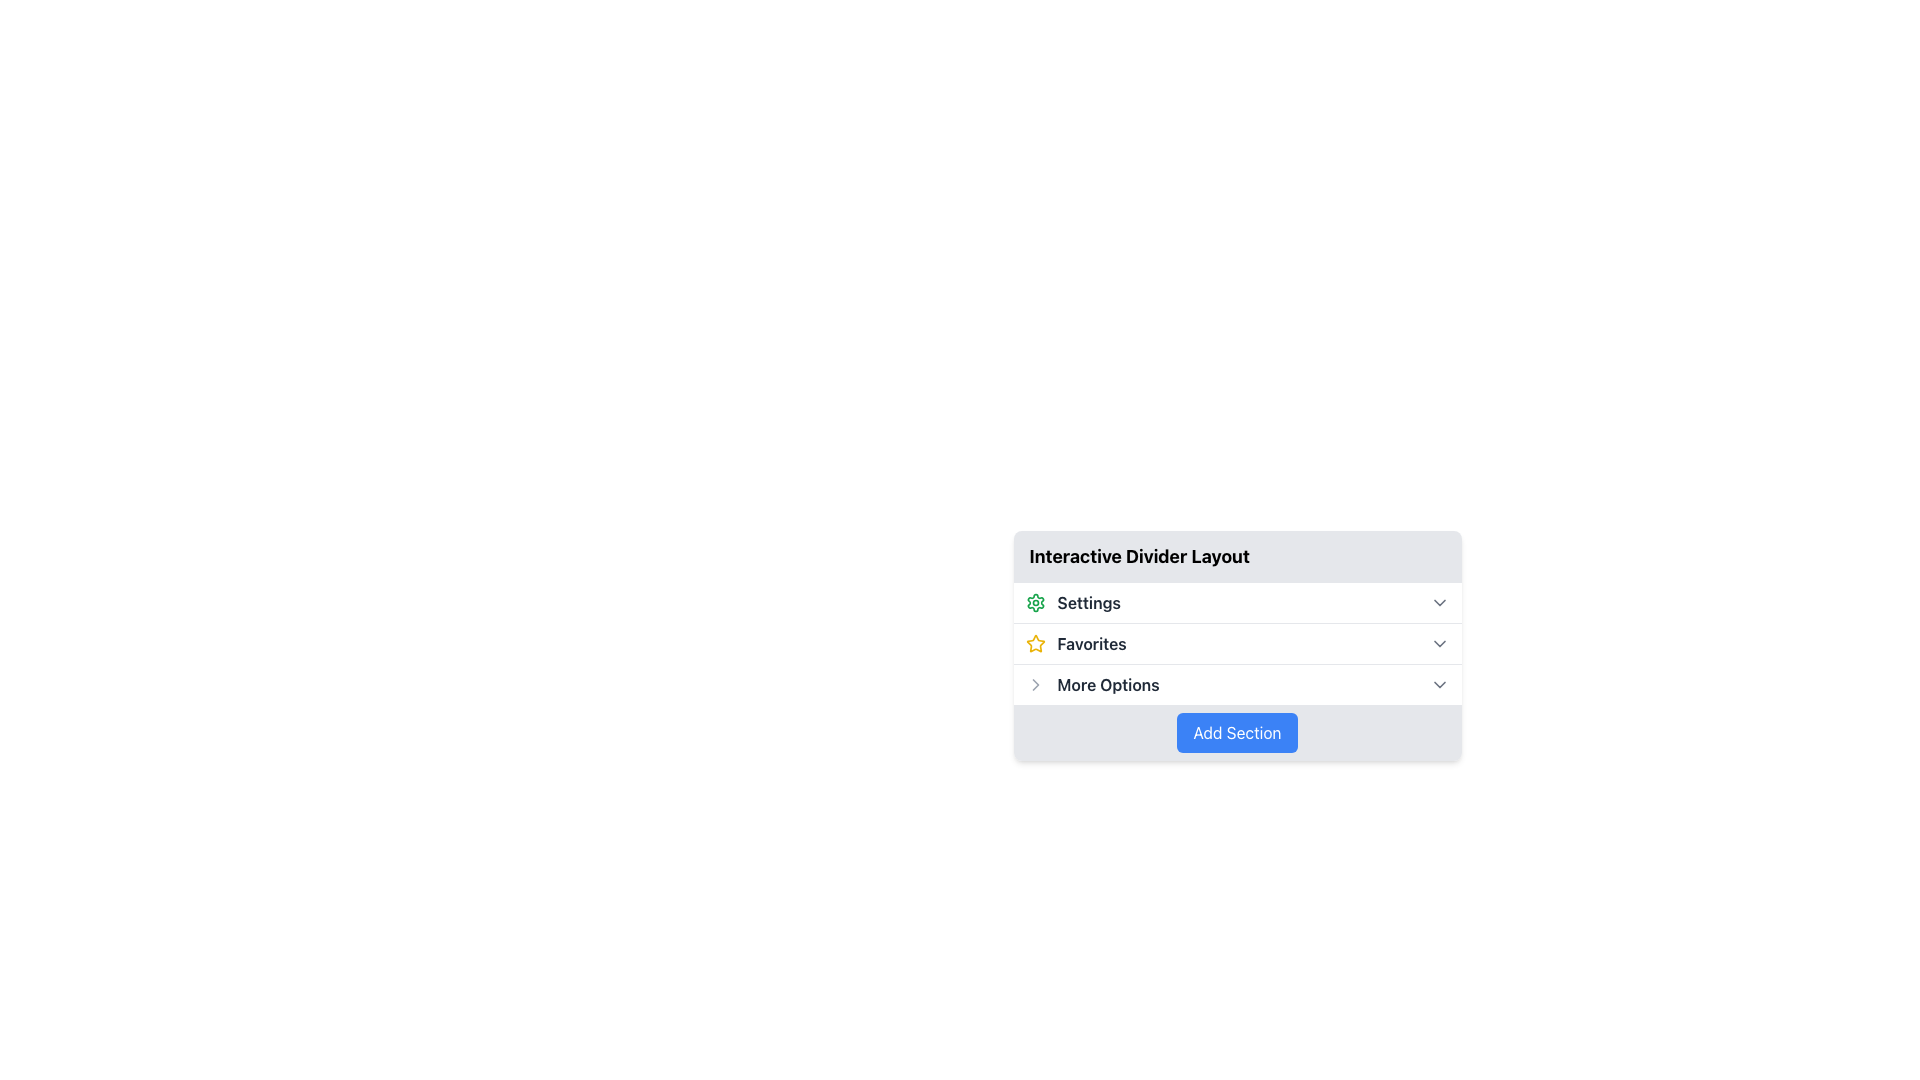  Describe the element at coordinates (1236, 644) in the screenshot. I see `the segmented list component containing 'Settings,' 'Favorites,' and 'More Options'` at that location.